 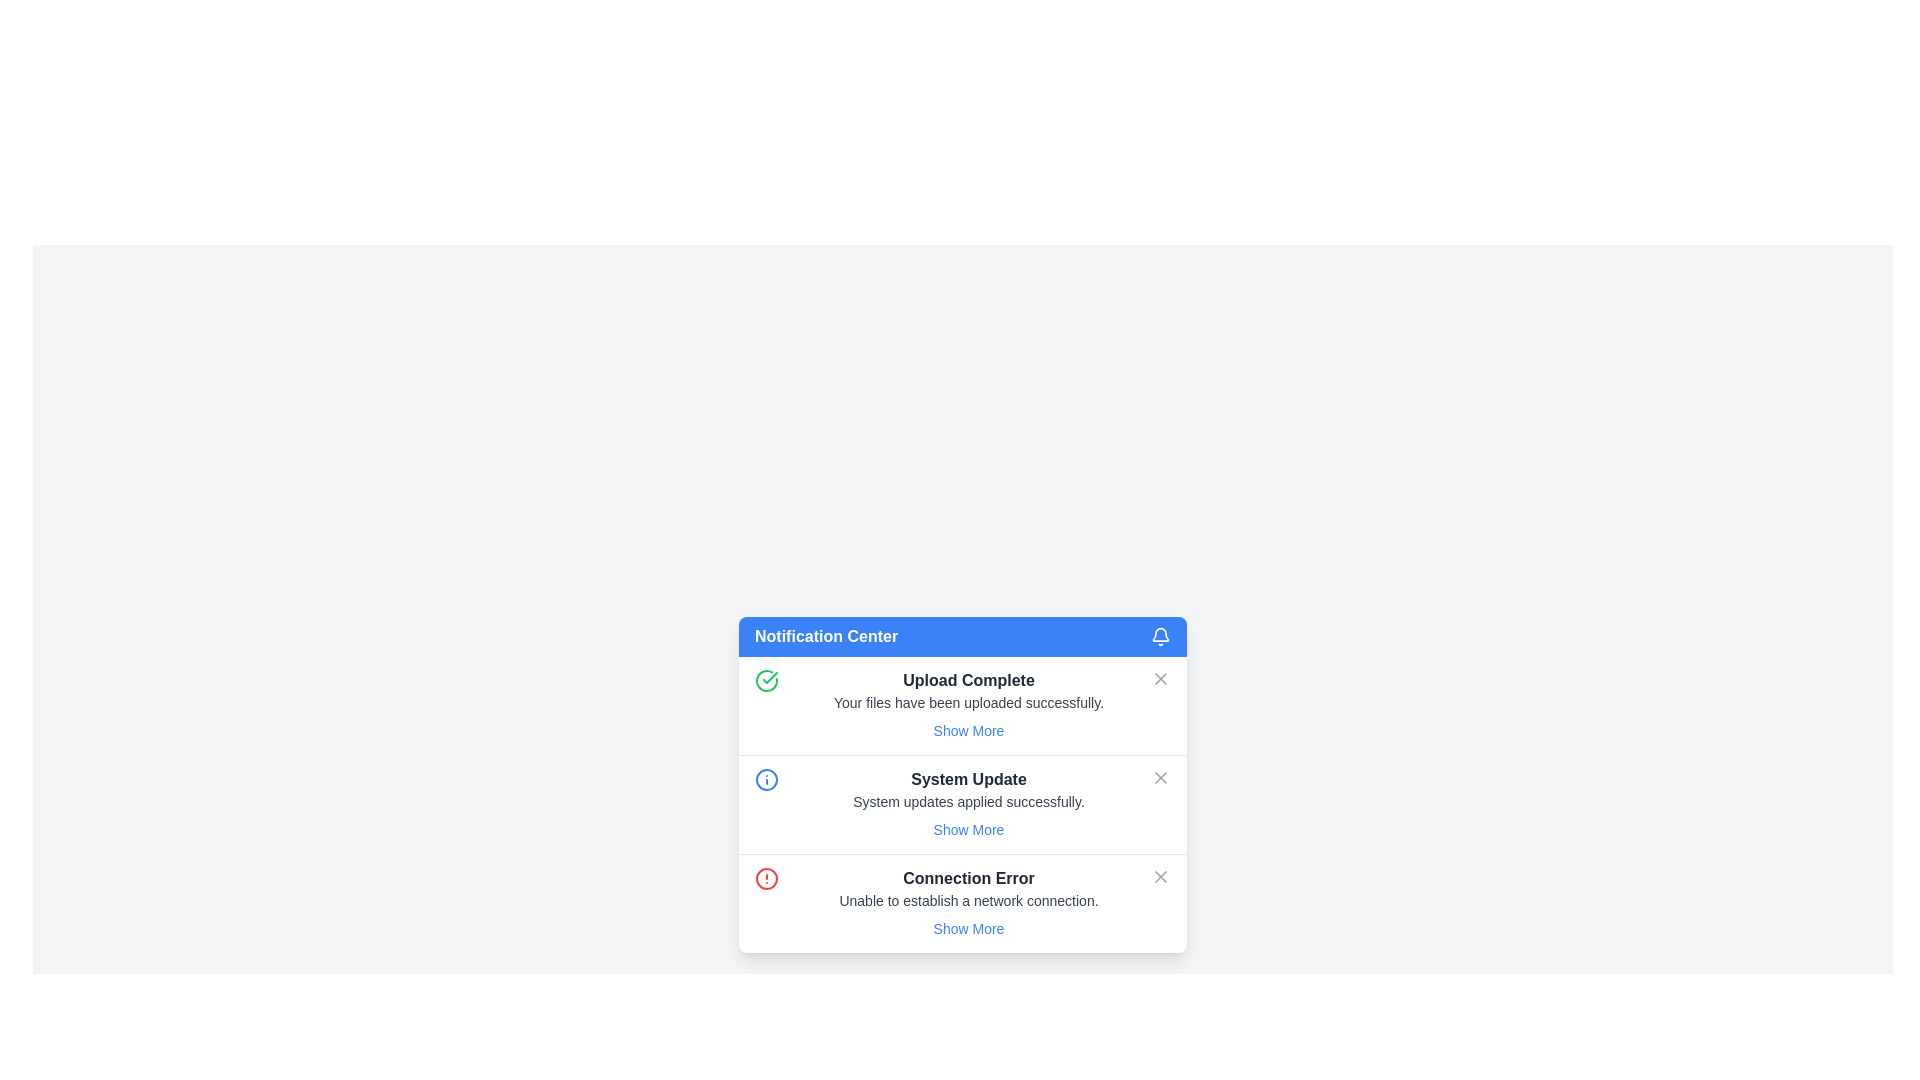 What do you see at coordinates (766, 878) in the screenshot?
I see `the error icon indicating 'Connection Error' located within the notification card, which is the third circle among similar icons` at bounding box center [766, 878].